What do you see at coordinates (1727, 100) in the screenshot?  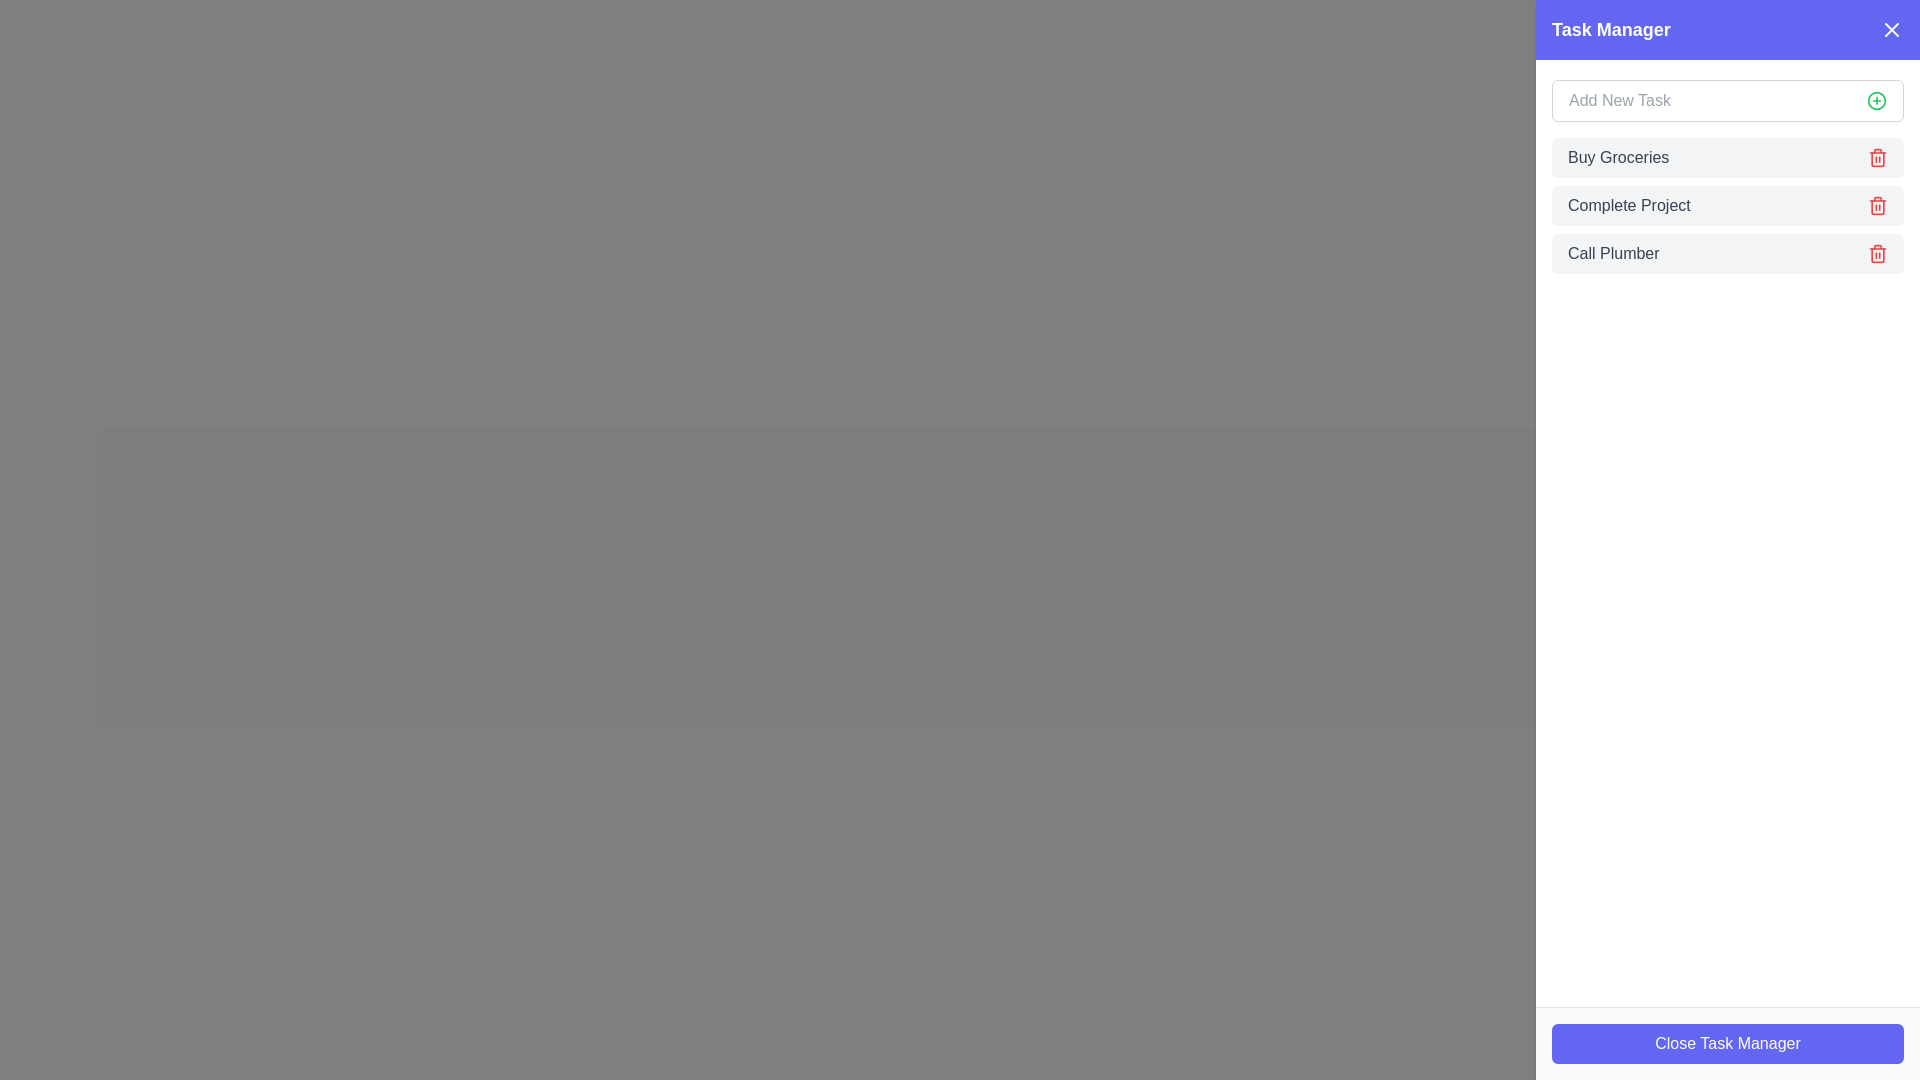 I see `the green add button located at the top of the task management panel` at bounding box center [1727, 100].